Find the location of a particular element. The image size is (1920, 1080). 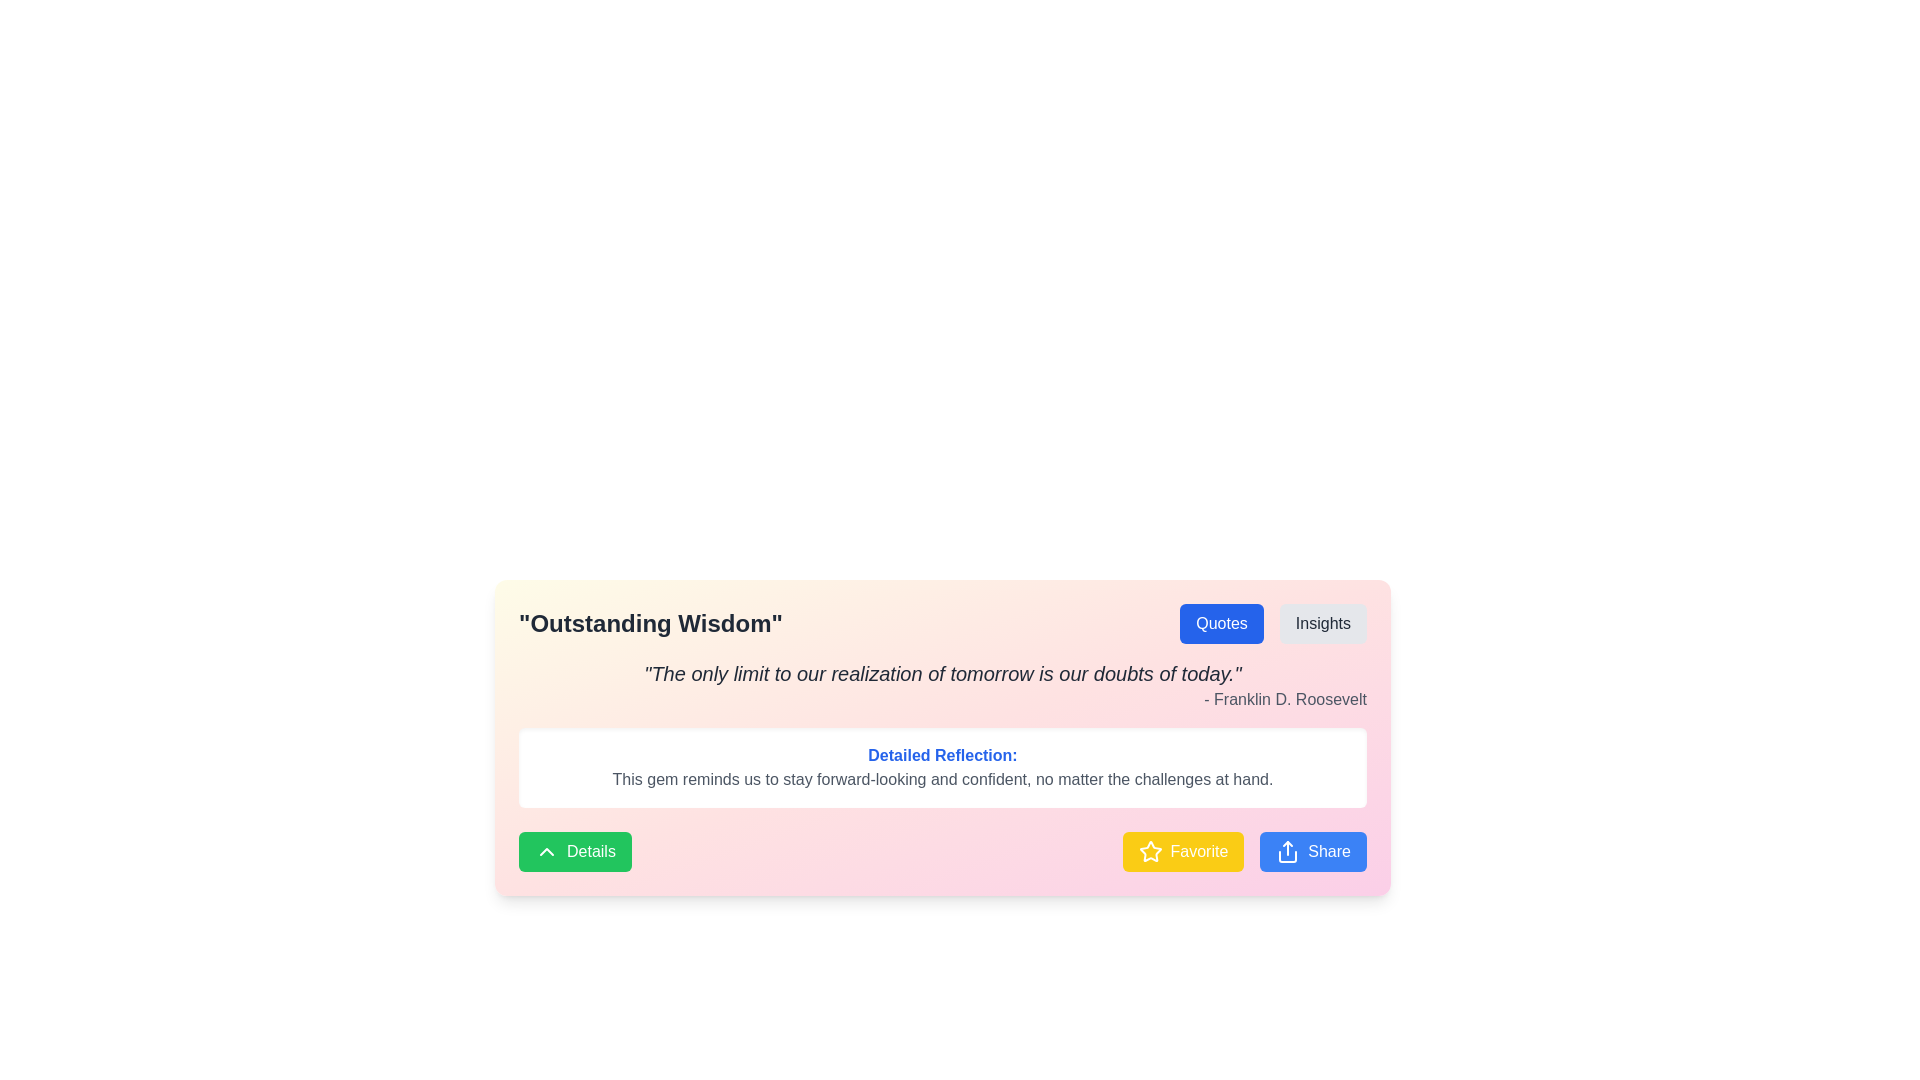

the star icon with a yellow fill located to the left of the 'Favorite' text on the action controls at the bottom of the card is located at coordinates (1150, 852).